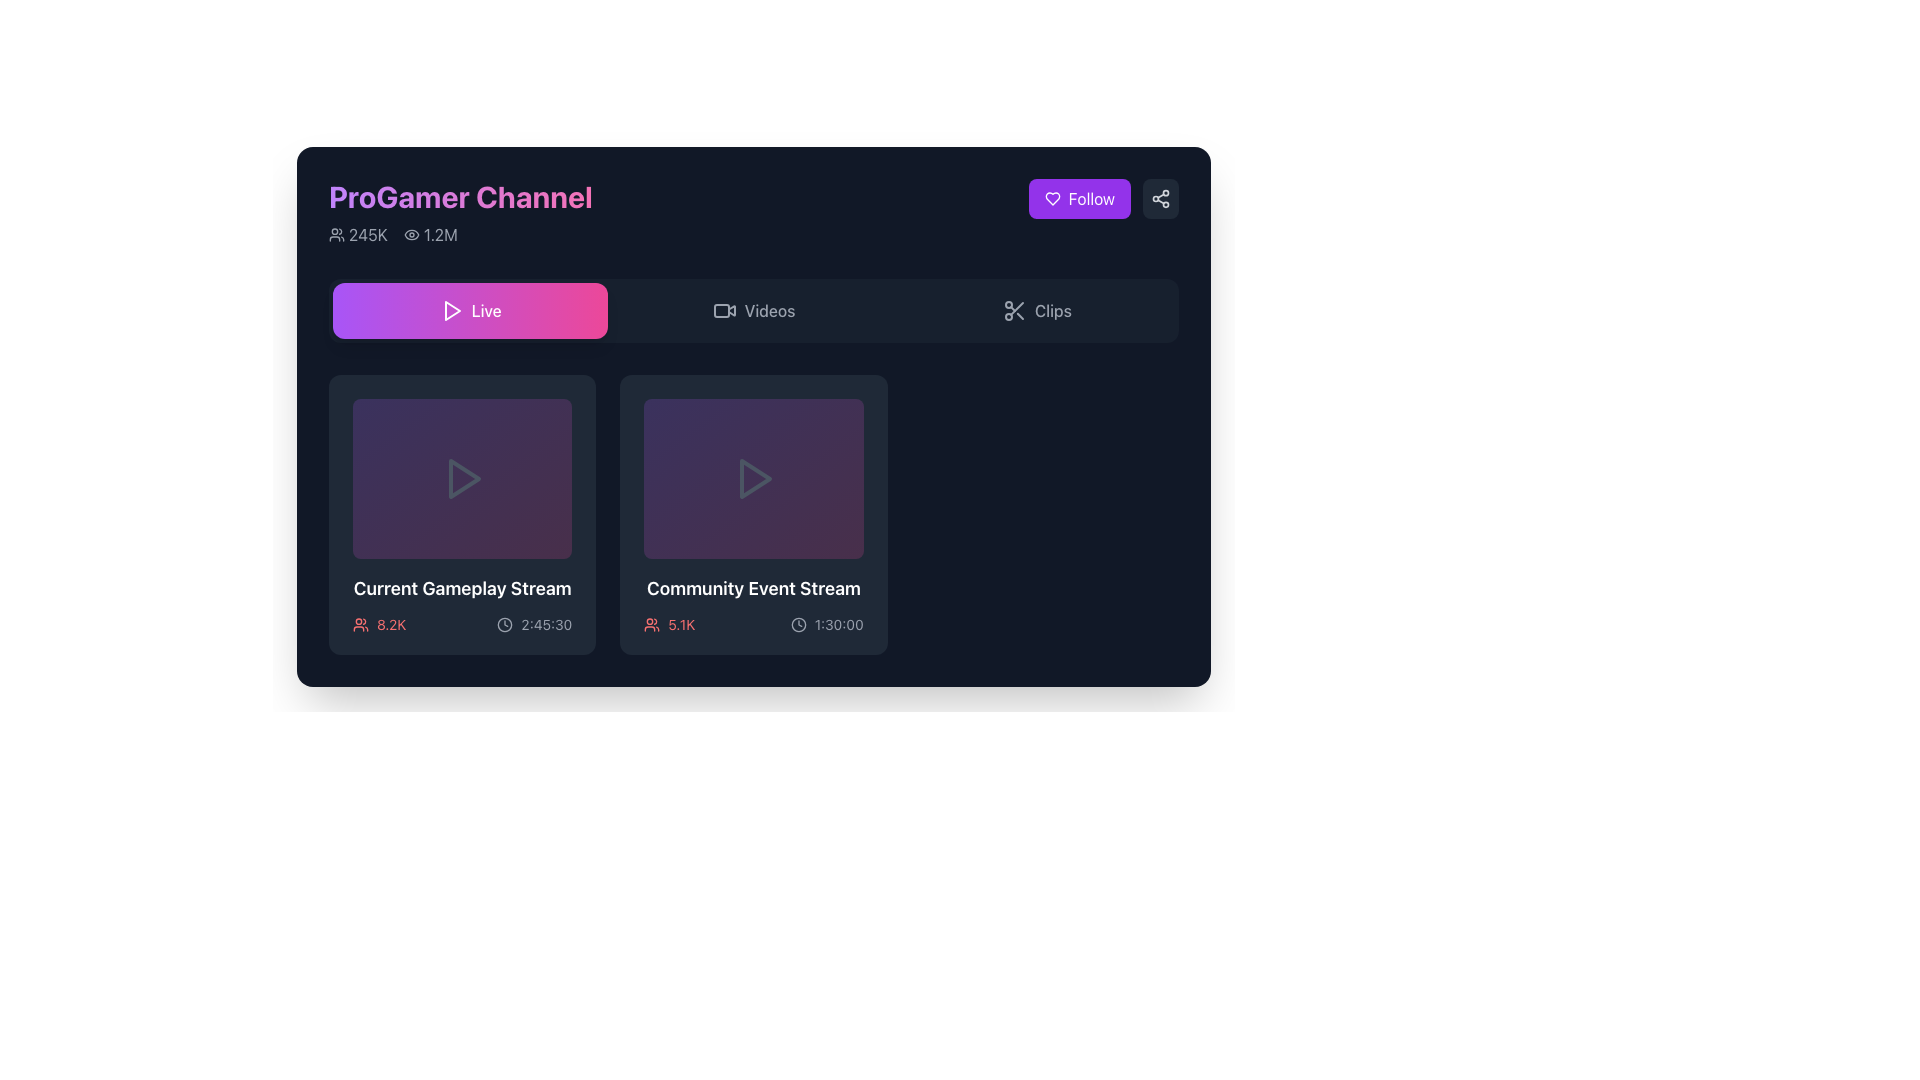  What do you see at coordinates (391, 623) in the screenshot?
I see `value displayed in the Text Label that shows the number of viewers or participants next to the user icon in the bottom-left area of the 'Current Gameplay Stream' card` at bounding box center [391, 623].